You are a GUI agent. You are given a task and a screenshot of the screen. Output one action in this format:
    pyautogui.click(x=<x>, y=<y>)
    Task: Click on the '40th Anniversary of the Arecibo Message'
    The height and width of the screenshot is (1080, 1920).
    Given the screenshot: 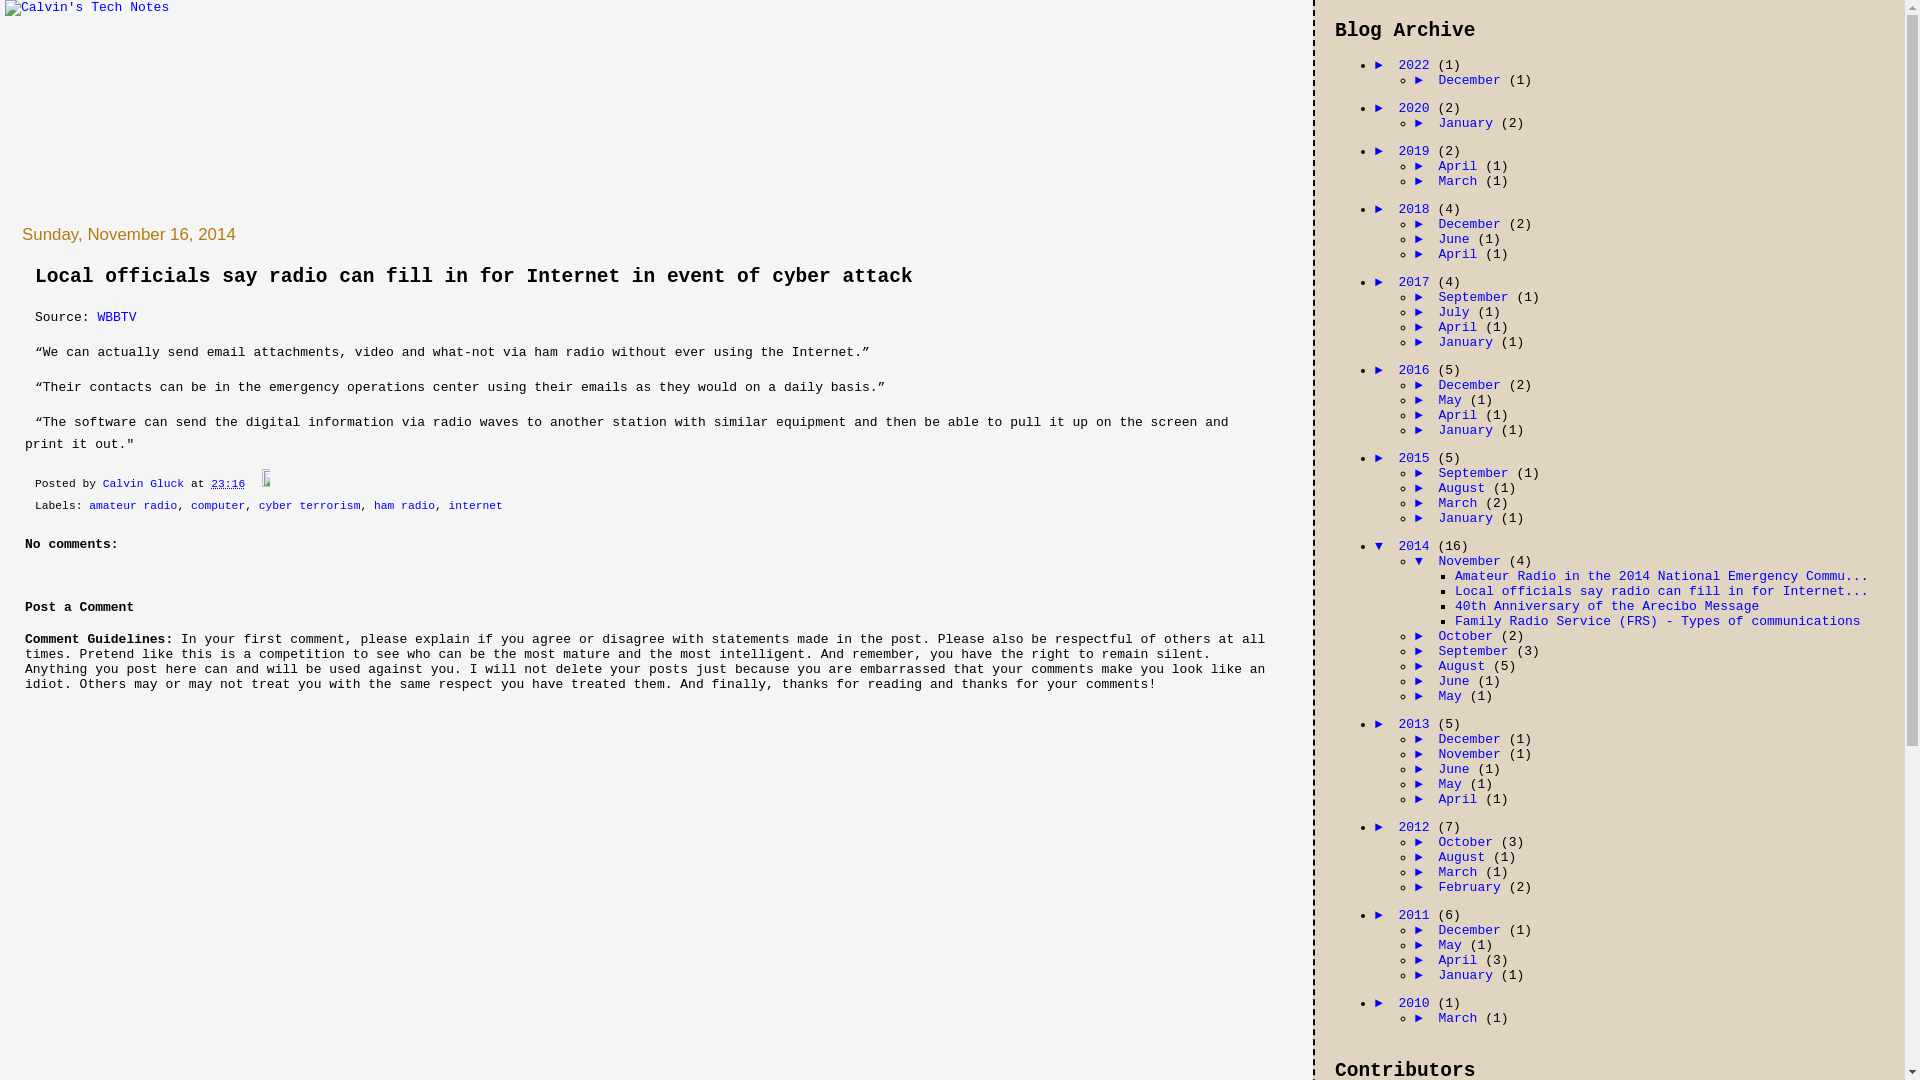 What is the action you would take?
    pyautogui.click(x=1607, y=605)
    